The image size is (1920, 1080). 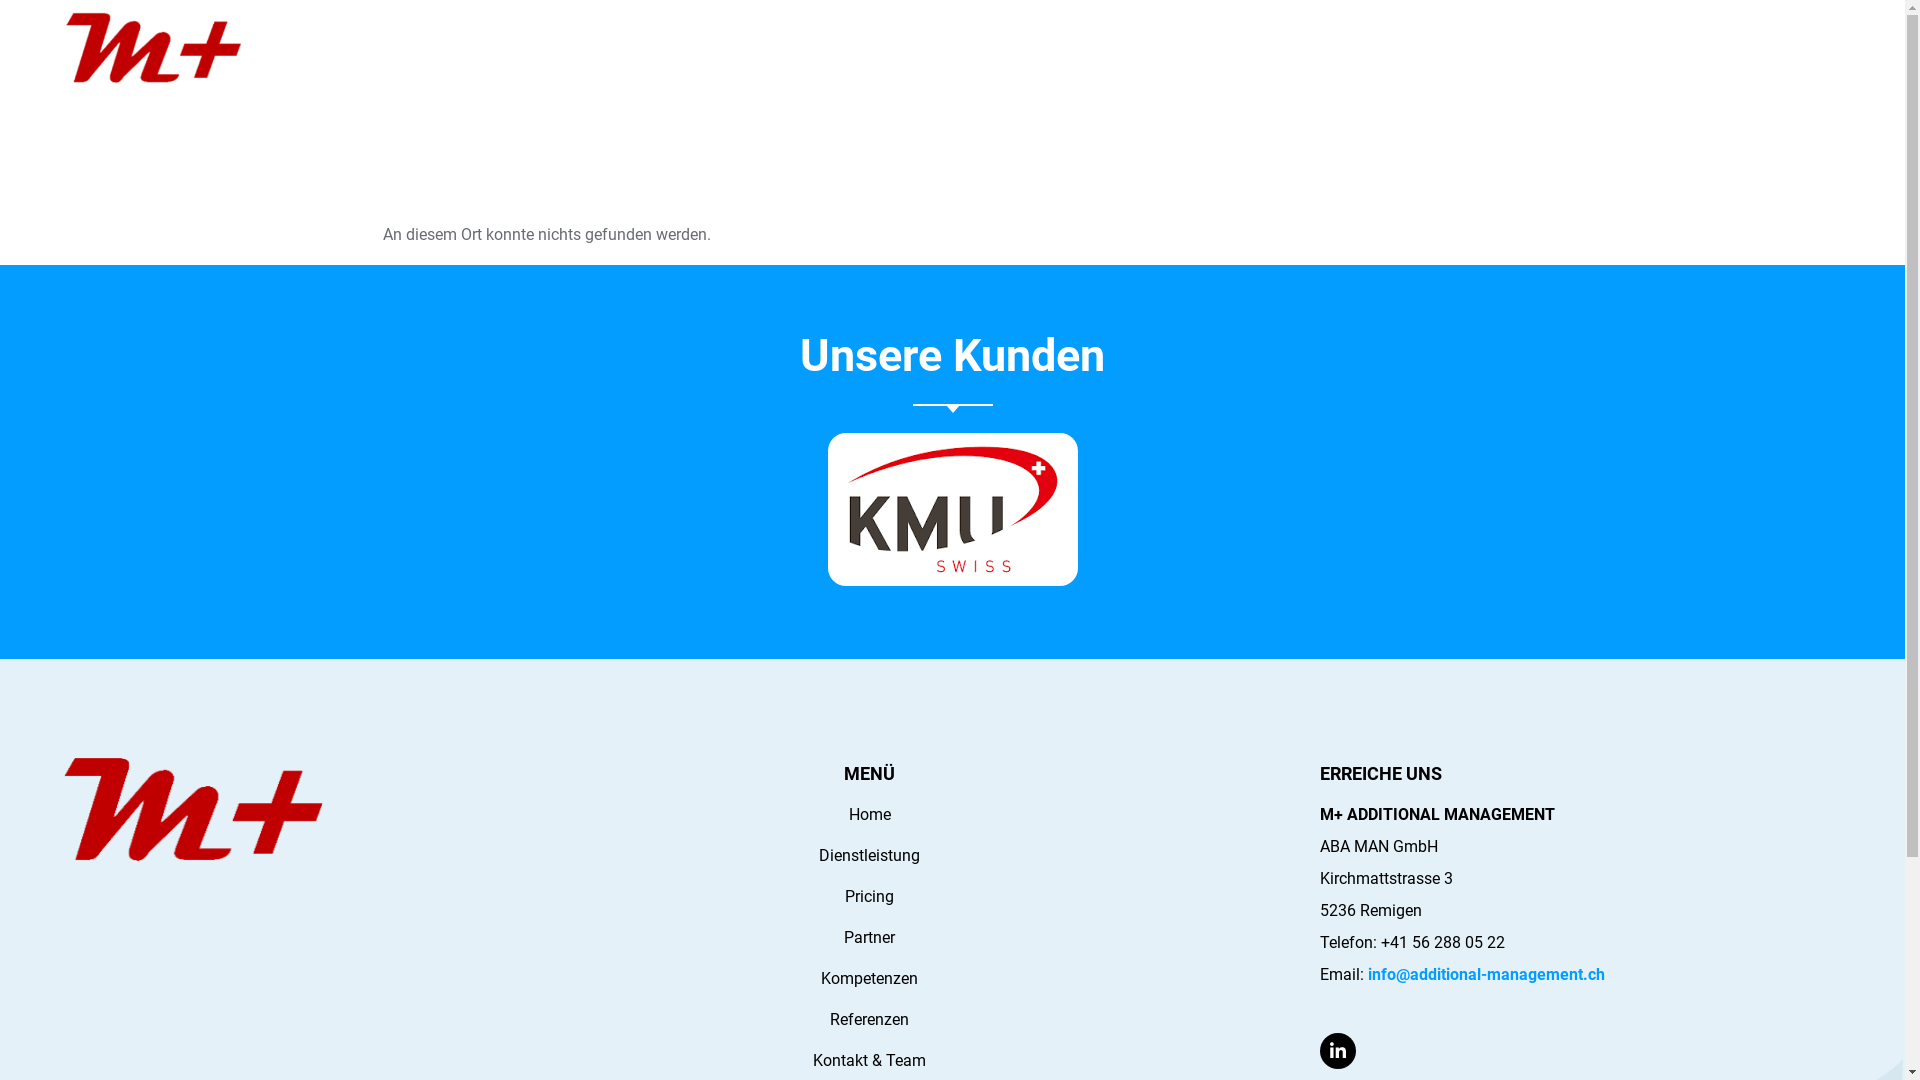 What do you see at coordinates (869, 937) in the screenshot?
I see `'Partner'` at bounding box center [869, 937].